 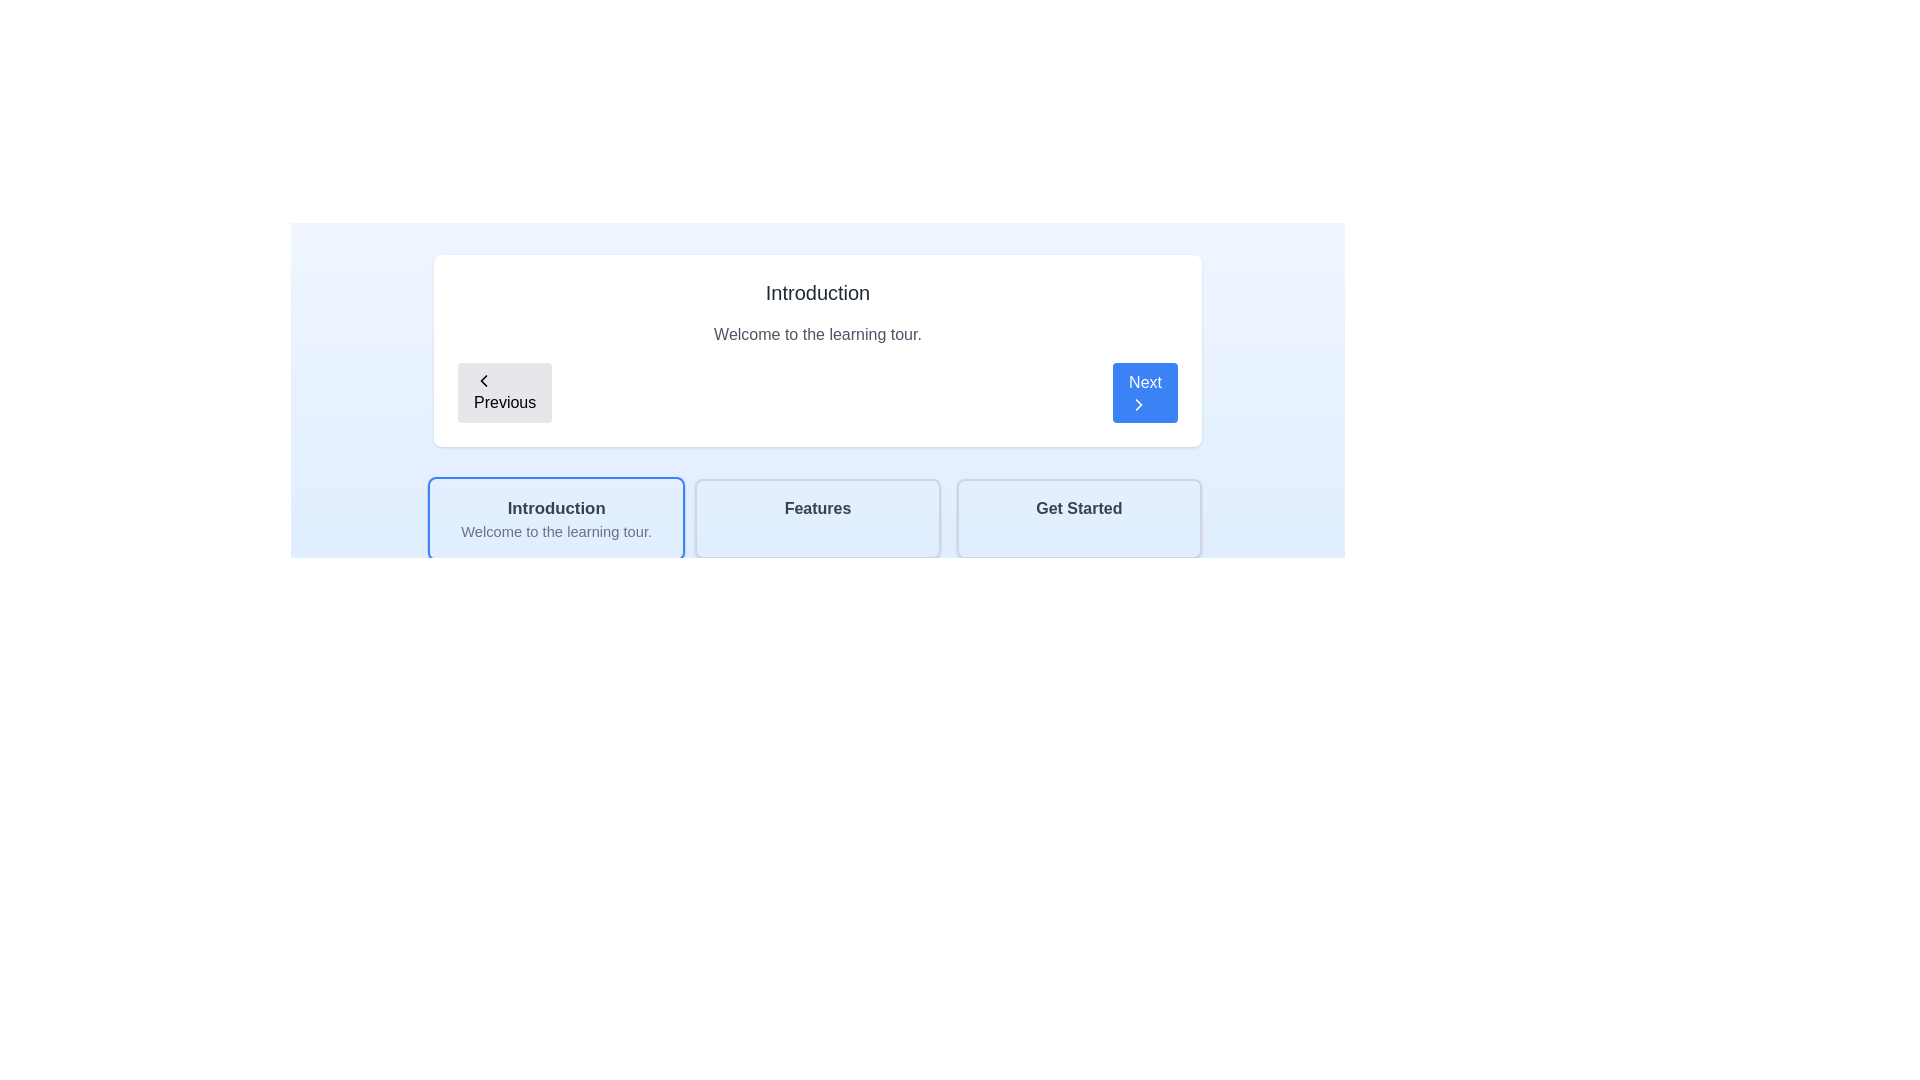 What do you see at coordinates (556, 518) in the screenshot?
I see `the Informational card or panel with a light blue background, featuring the title 'Introduction' and the text 'Welcome to the learning tour.' positioned centrally at the bottom region of the interface` at bounding box center [556, 518].